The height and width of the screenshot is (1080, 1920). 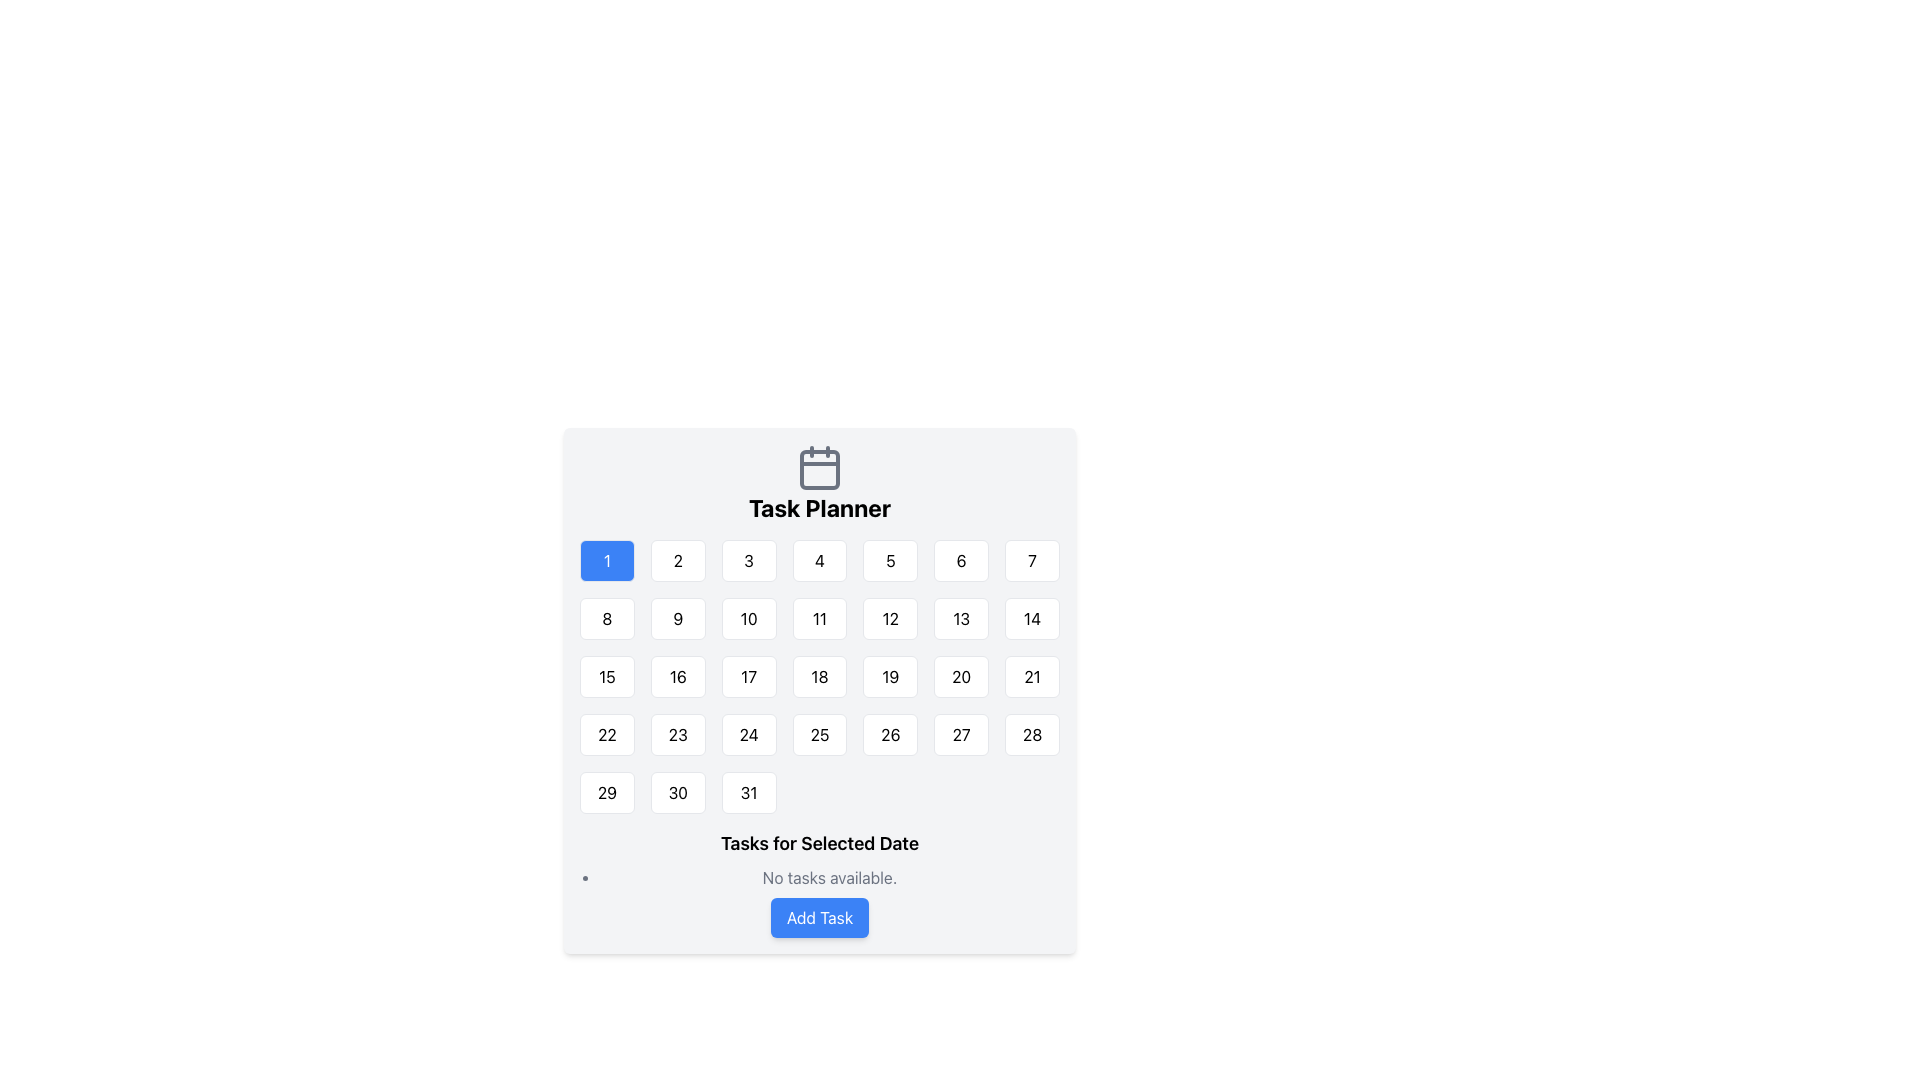 What do you see at coordinates (820, 483) in the screenshot?
I see `text from the header element located at the top-center of the interface, which describes the purpose of the task planning interface` at bounding box center [820, 483].